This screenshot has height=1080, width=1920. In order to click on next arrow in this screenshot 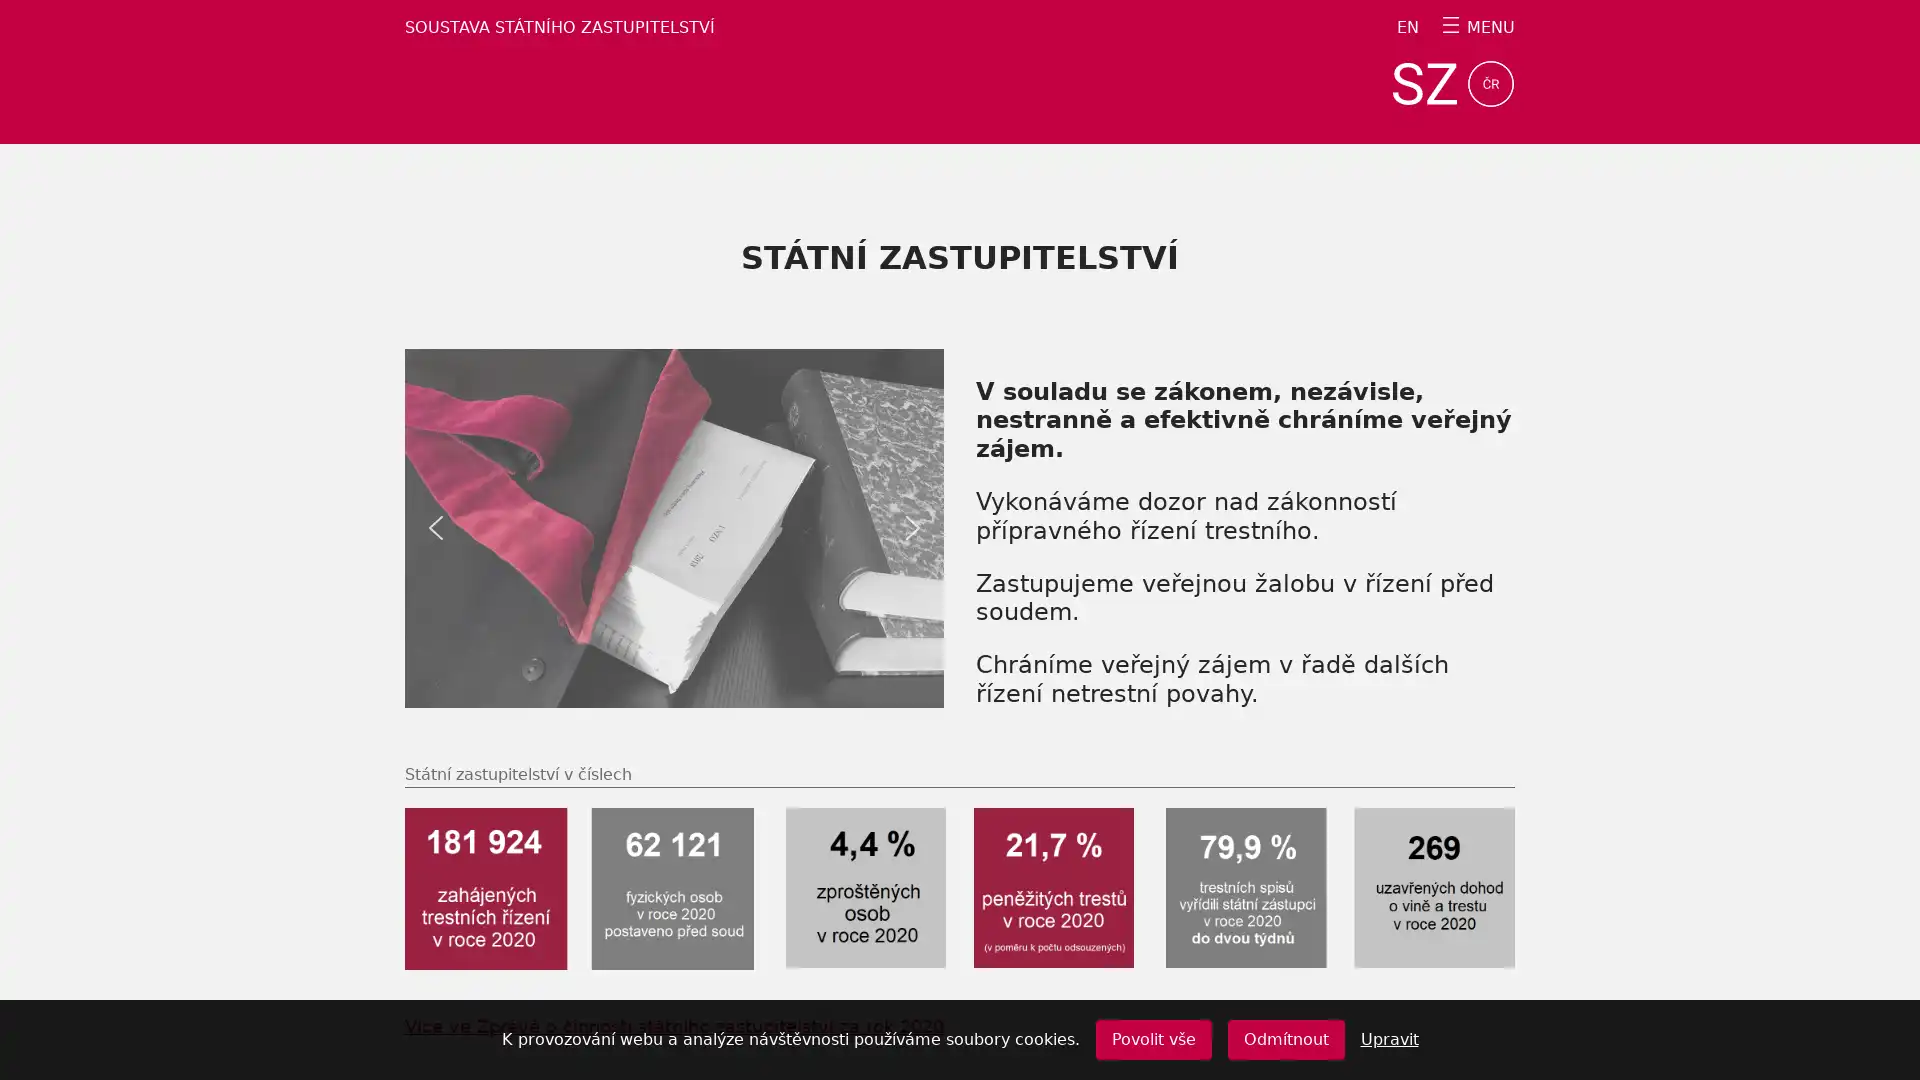, I will do `click(911, 527)`.